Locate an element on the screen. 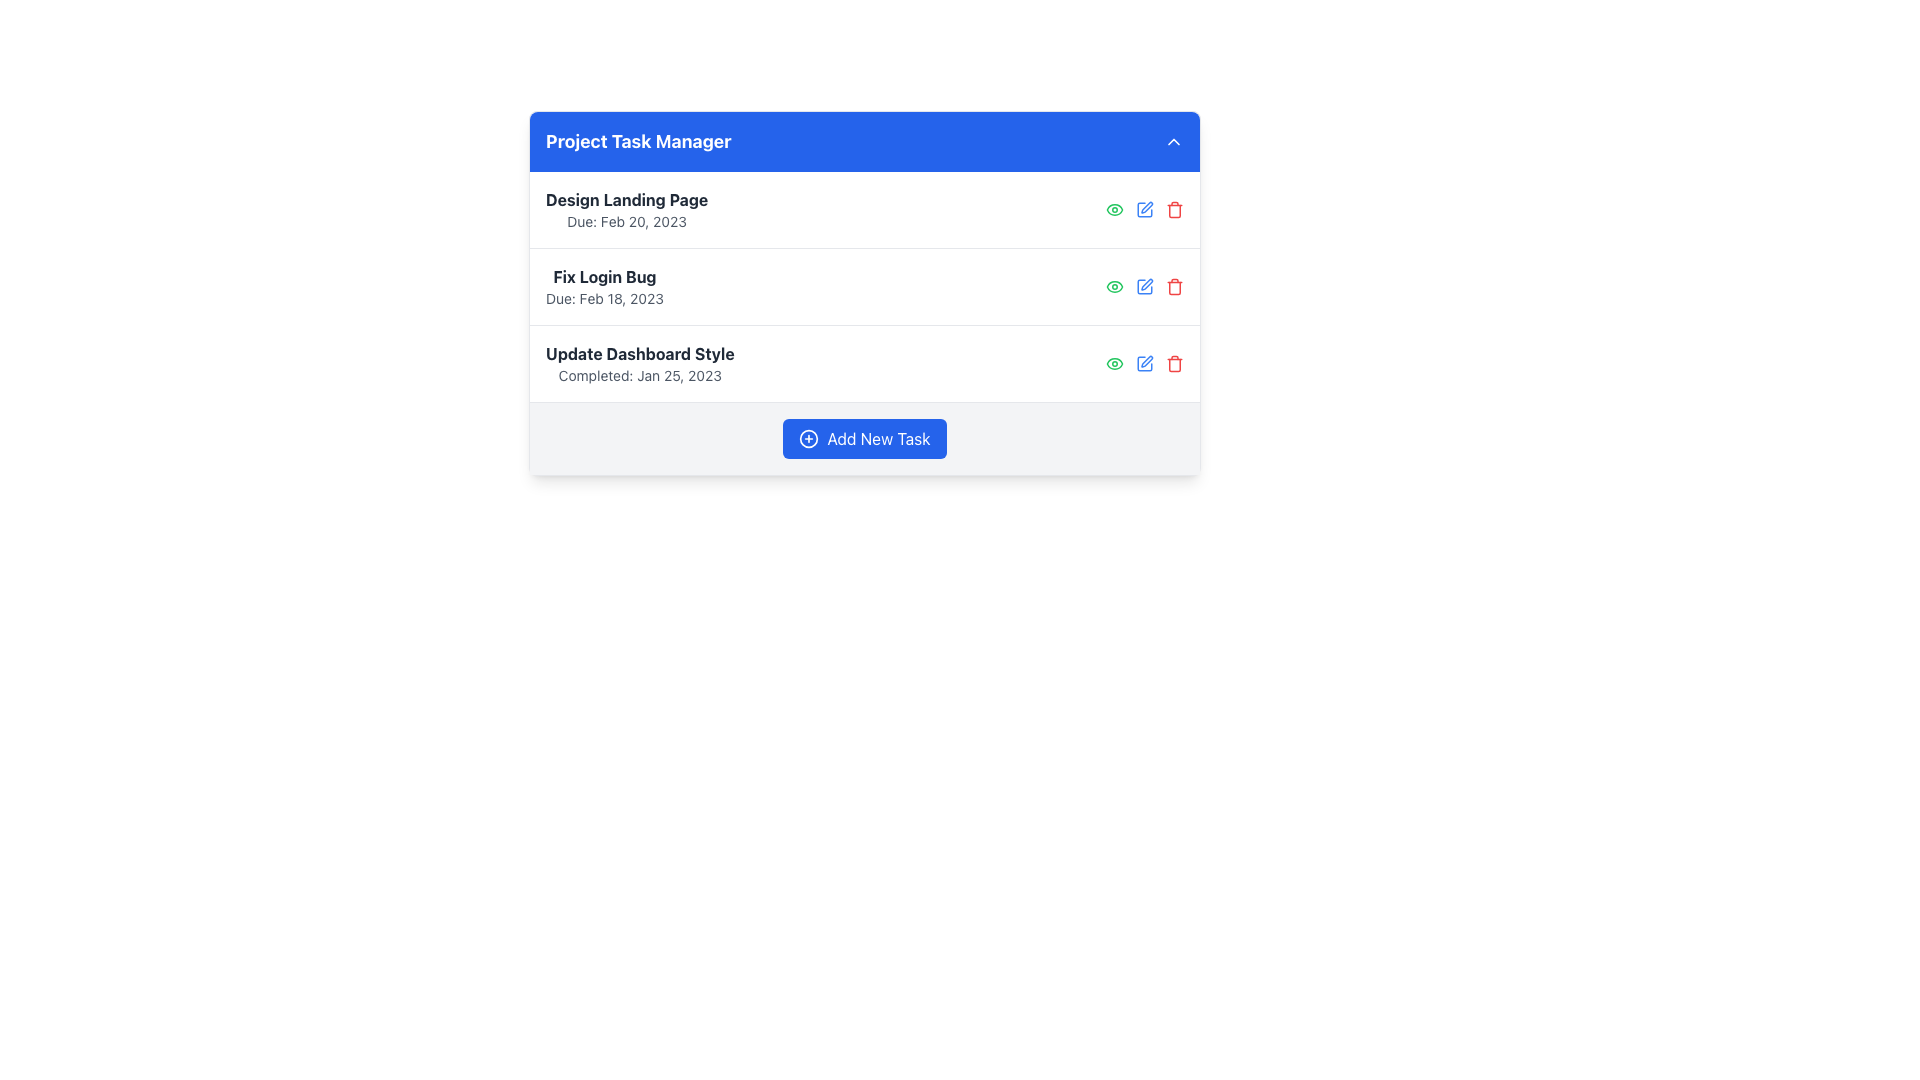  the first clickable green eye icon in the second row of the task list next to the task labeled 'Fix Login Bug' is located at coordinates (1113, 209).